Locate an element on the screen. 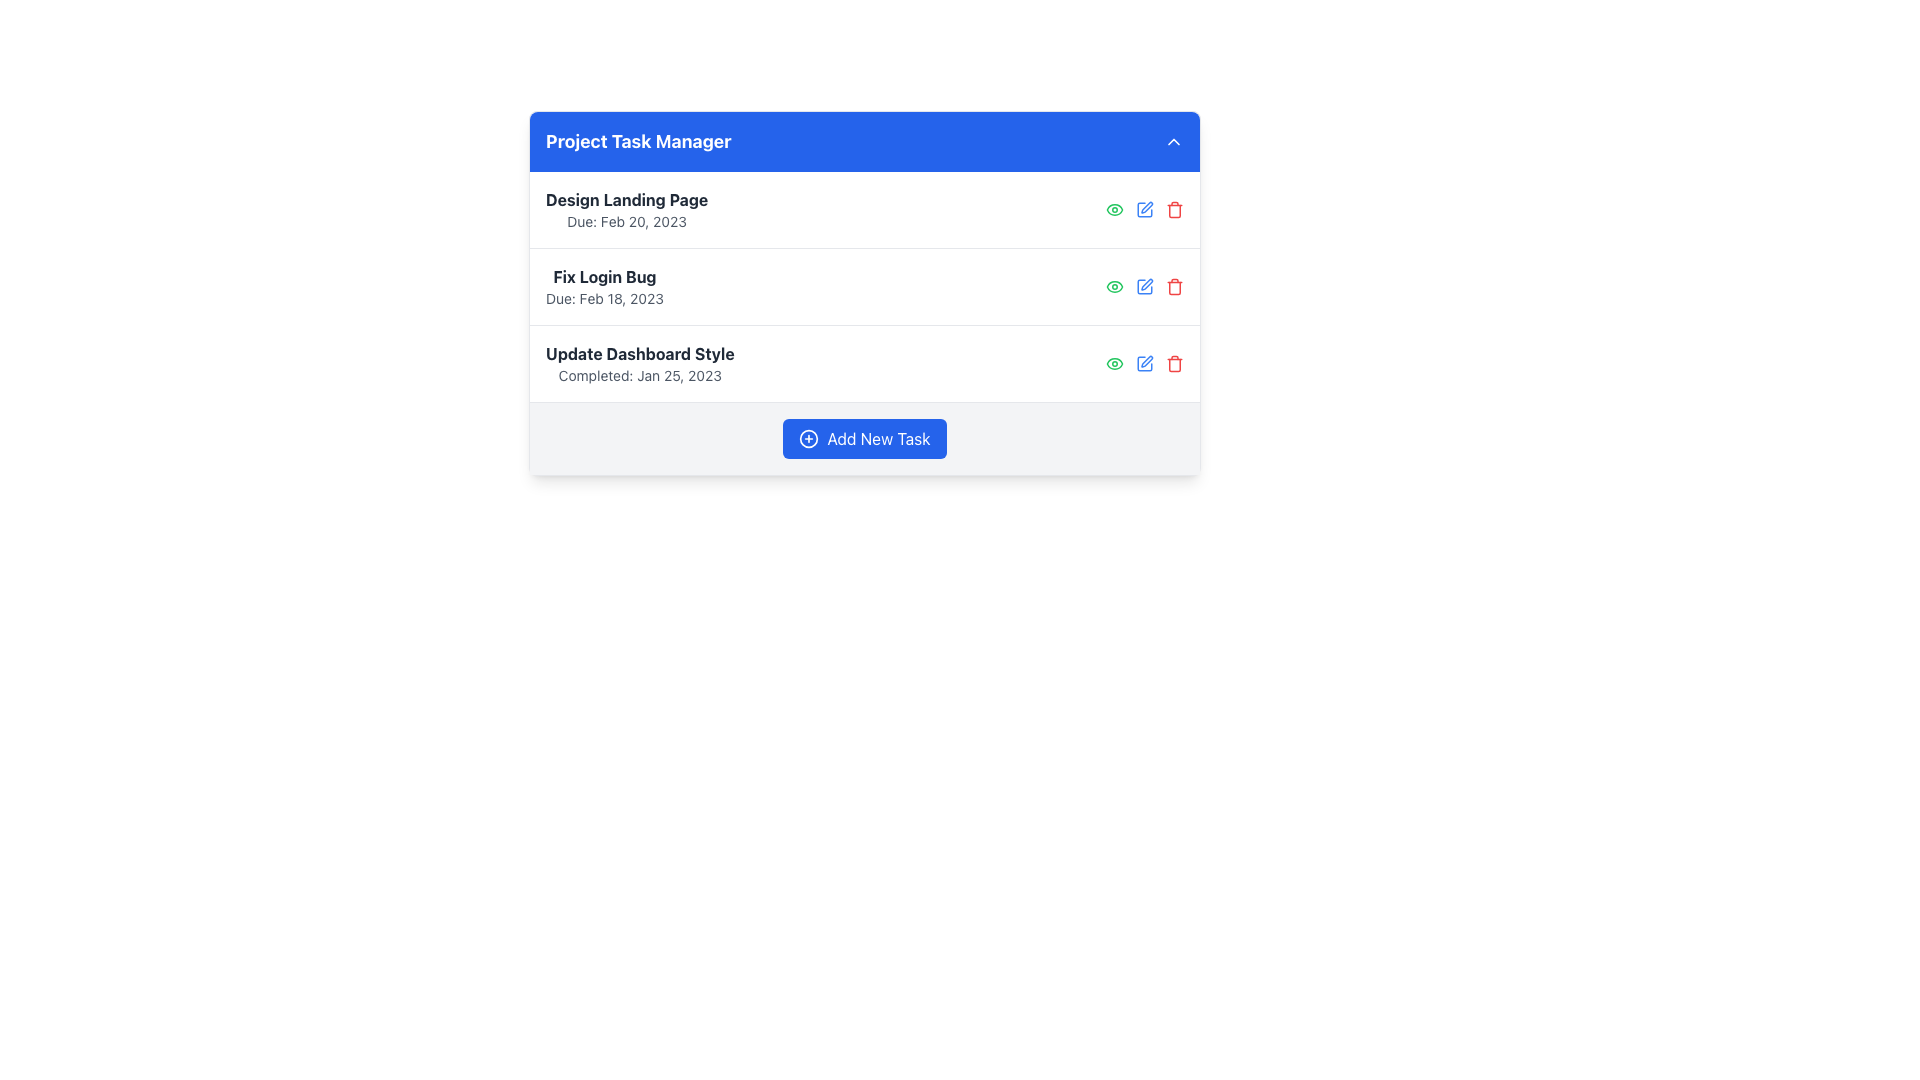  the first clickable green eye icon in the second row of the task list next to the task labeled 'Fix Login Bug' is located at coordinates (1113, 209).